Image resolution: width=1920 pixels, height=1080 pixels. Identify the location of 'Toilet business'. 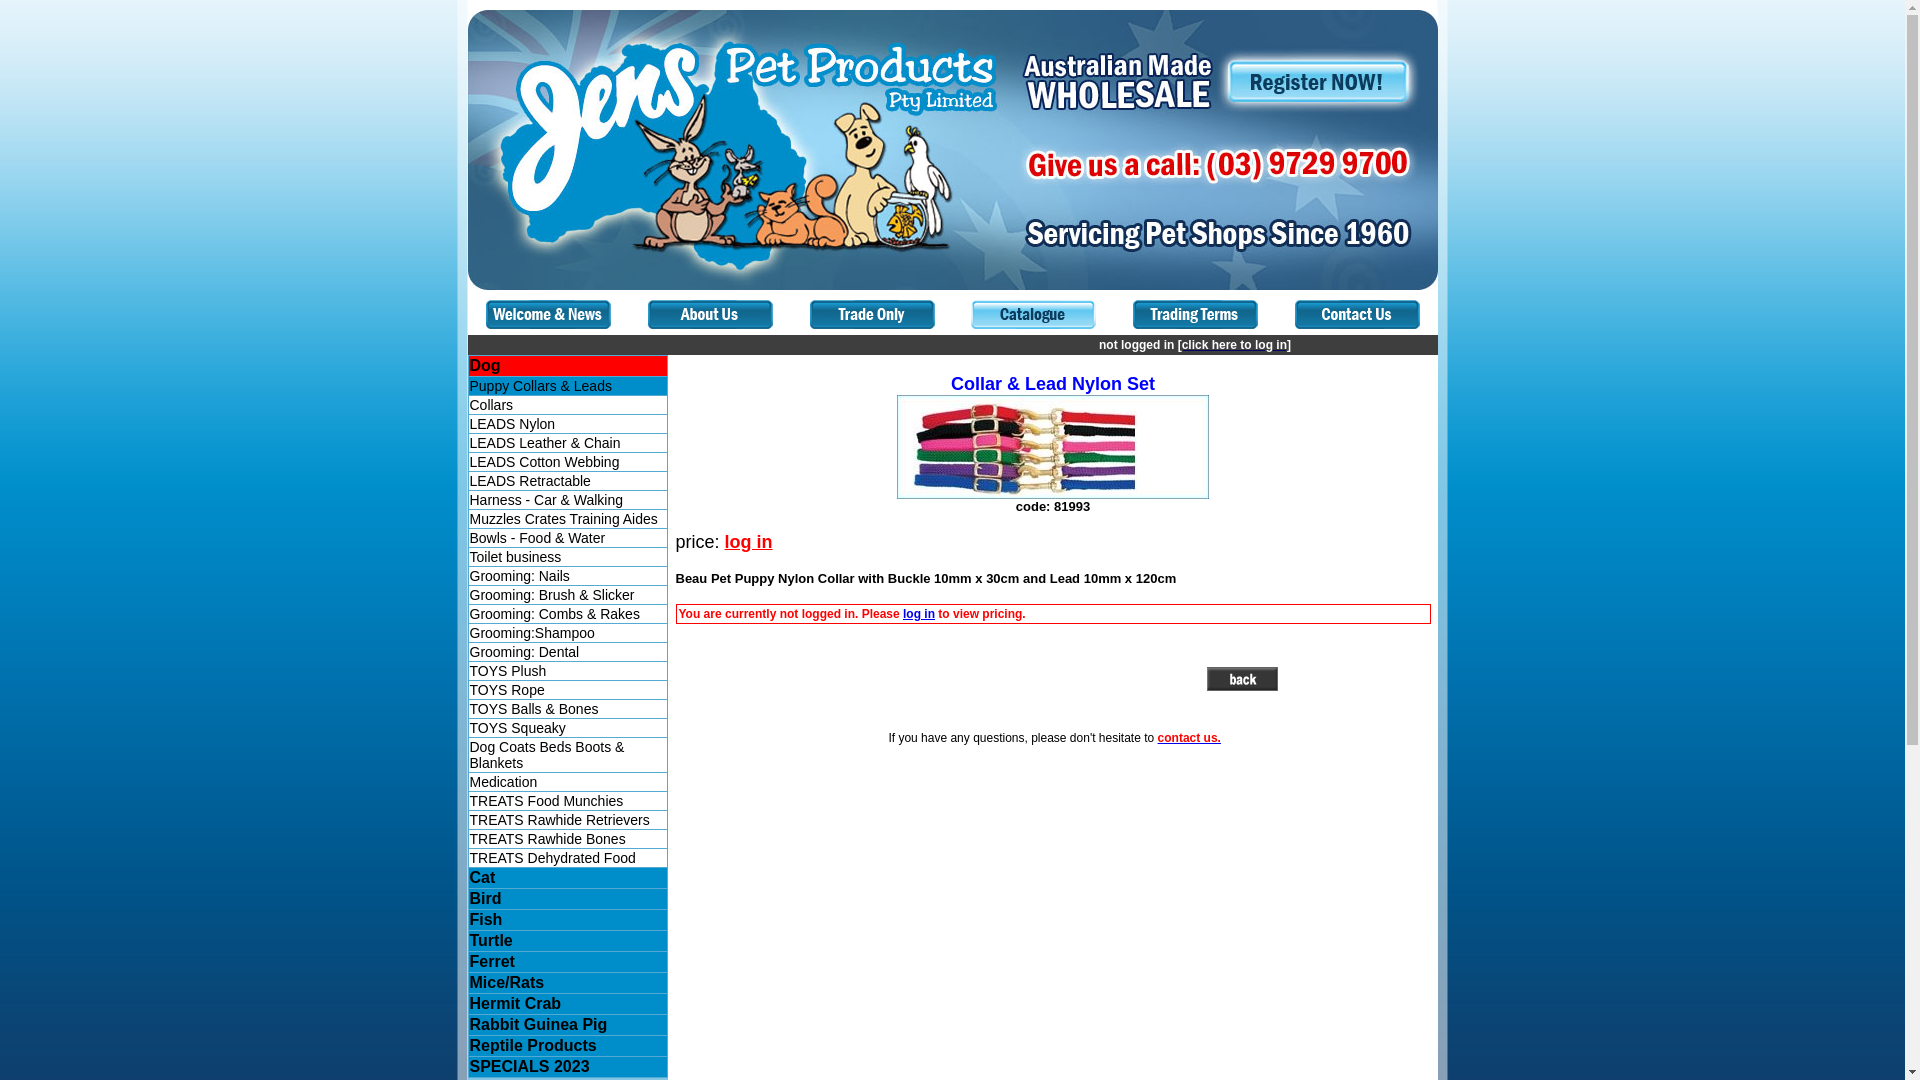
(515, 556).